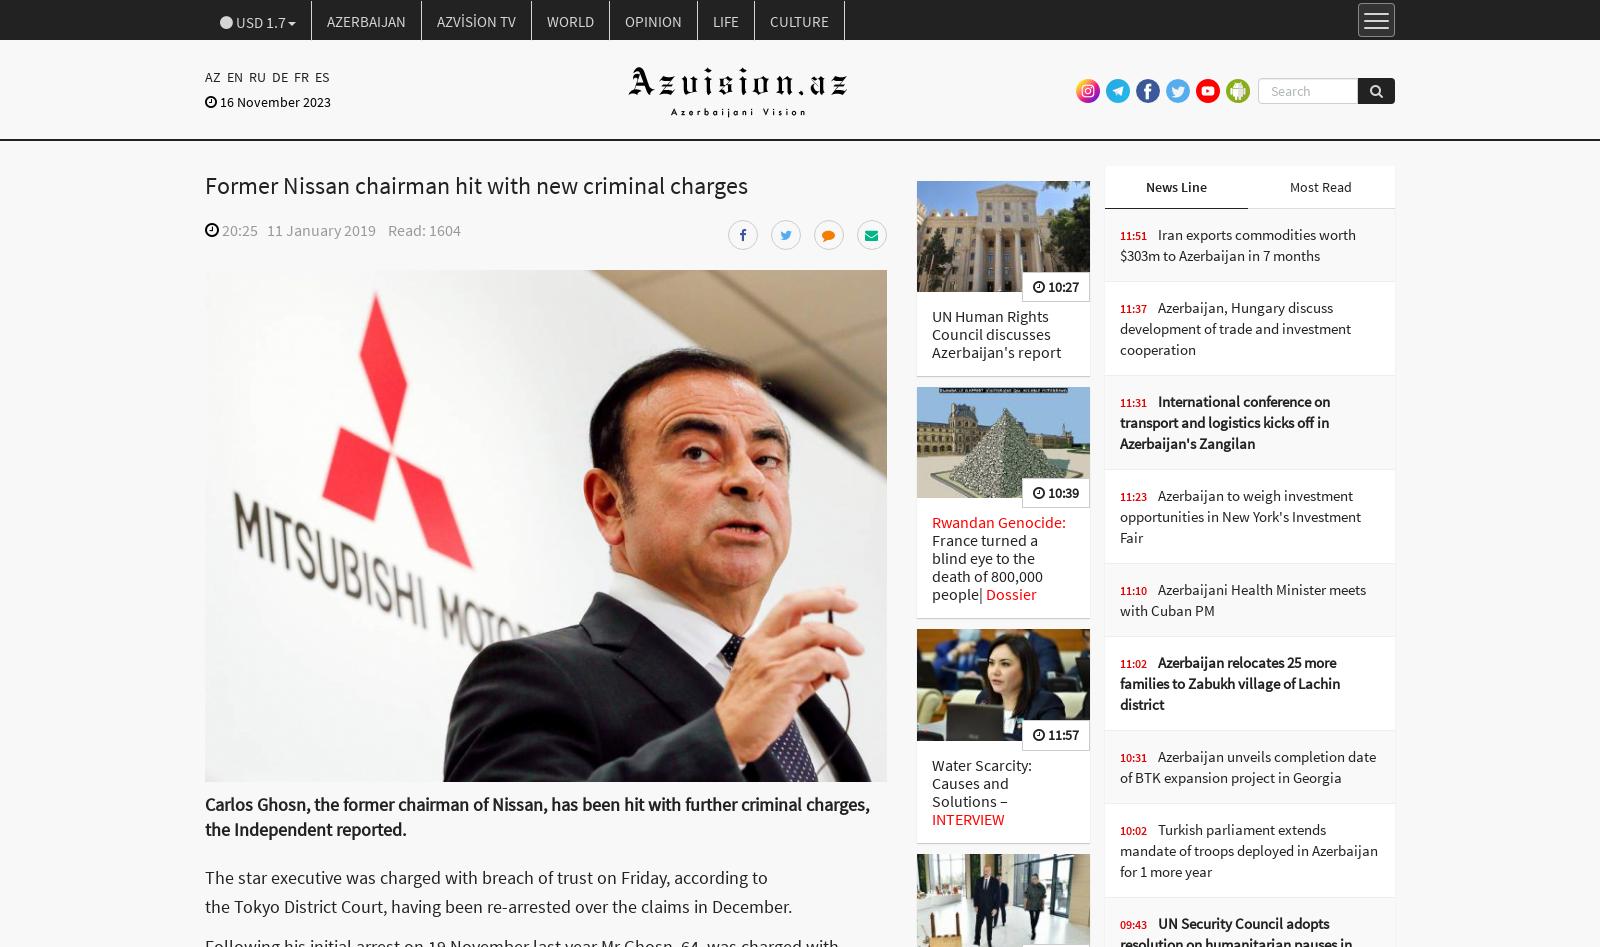 Image resolution: width=1600 pixels, height=947 pixels. I want to click on '11:51', so click(1119, 235).